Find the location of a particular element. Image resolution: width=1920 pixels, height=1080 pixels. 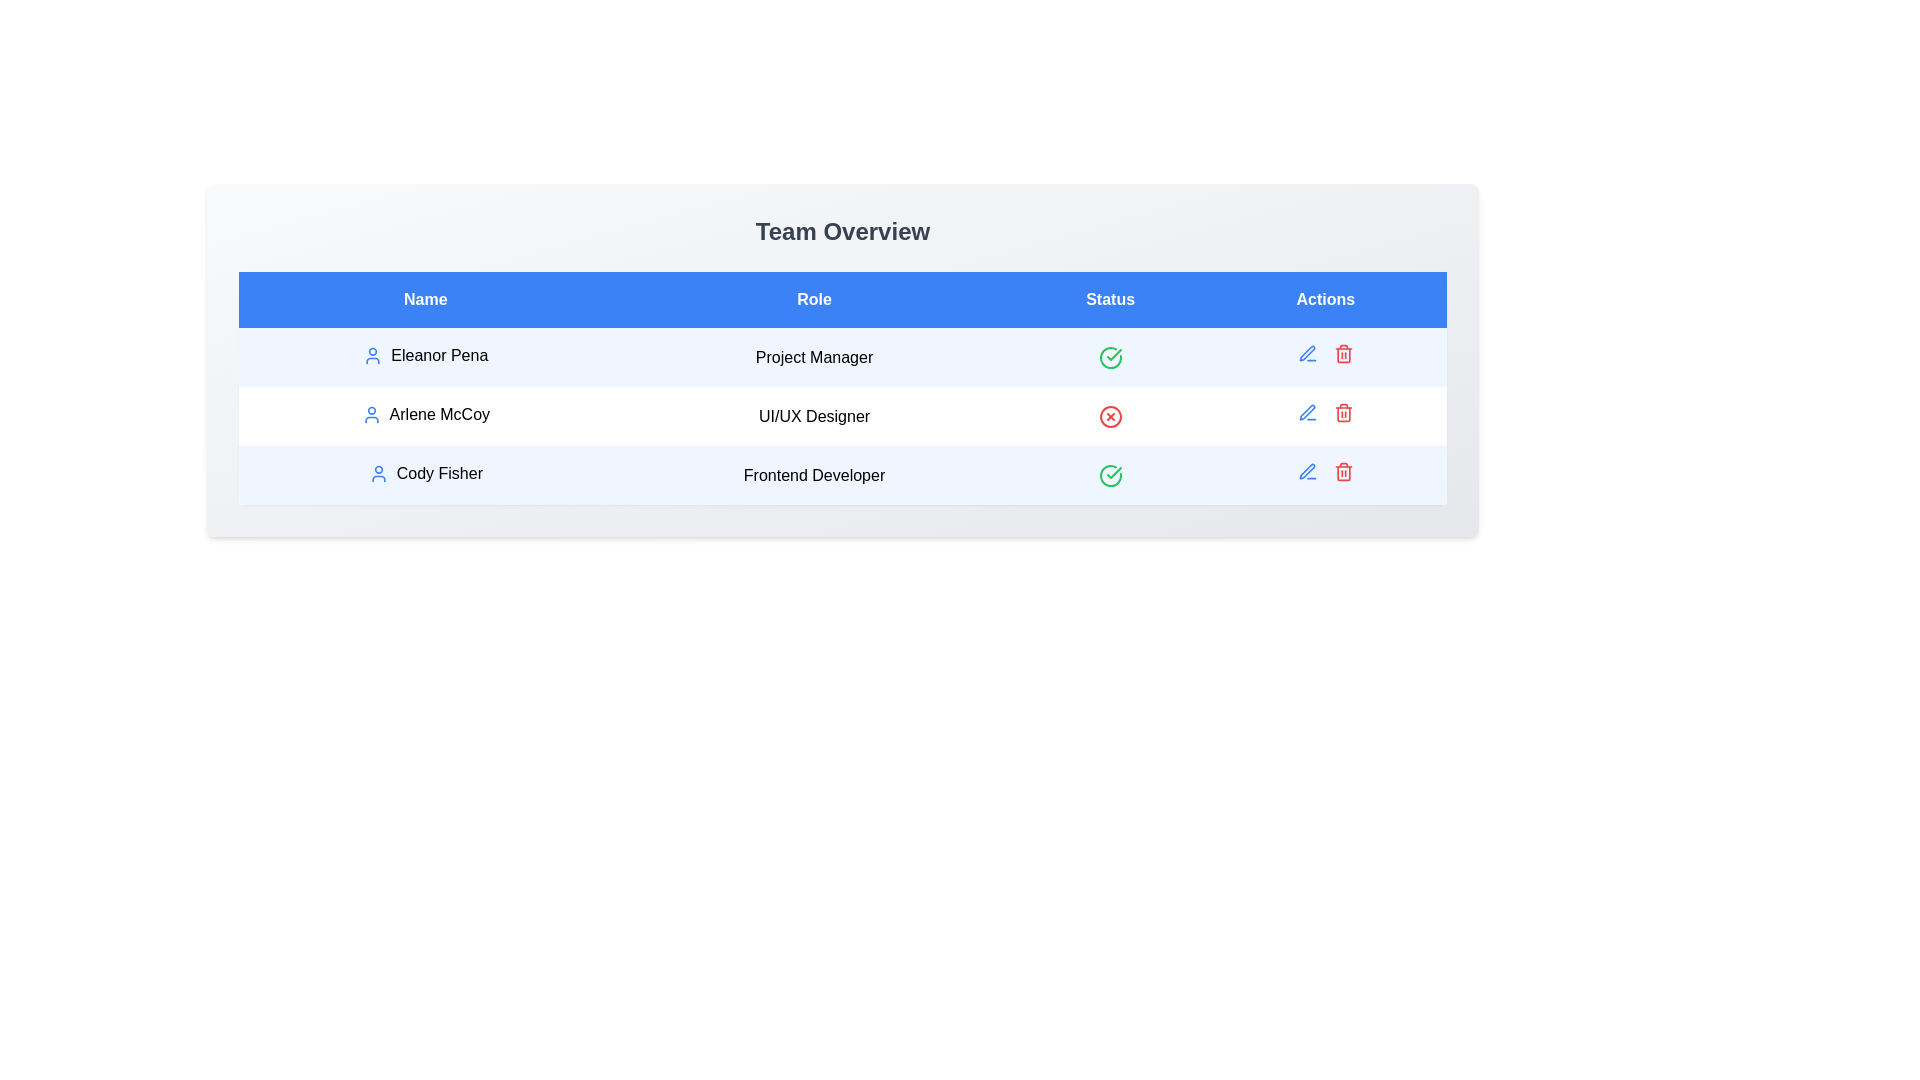

the second row in the 'Team Overview' table which contains 'Arlene McCoy' and 'UI/UX Designer' is located at coordinates (843, 415).